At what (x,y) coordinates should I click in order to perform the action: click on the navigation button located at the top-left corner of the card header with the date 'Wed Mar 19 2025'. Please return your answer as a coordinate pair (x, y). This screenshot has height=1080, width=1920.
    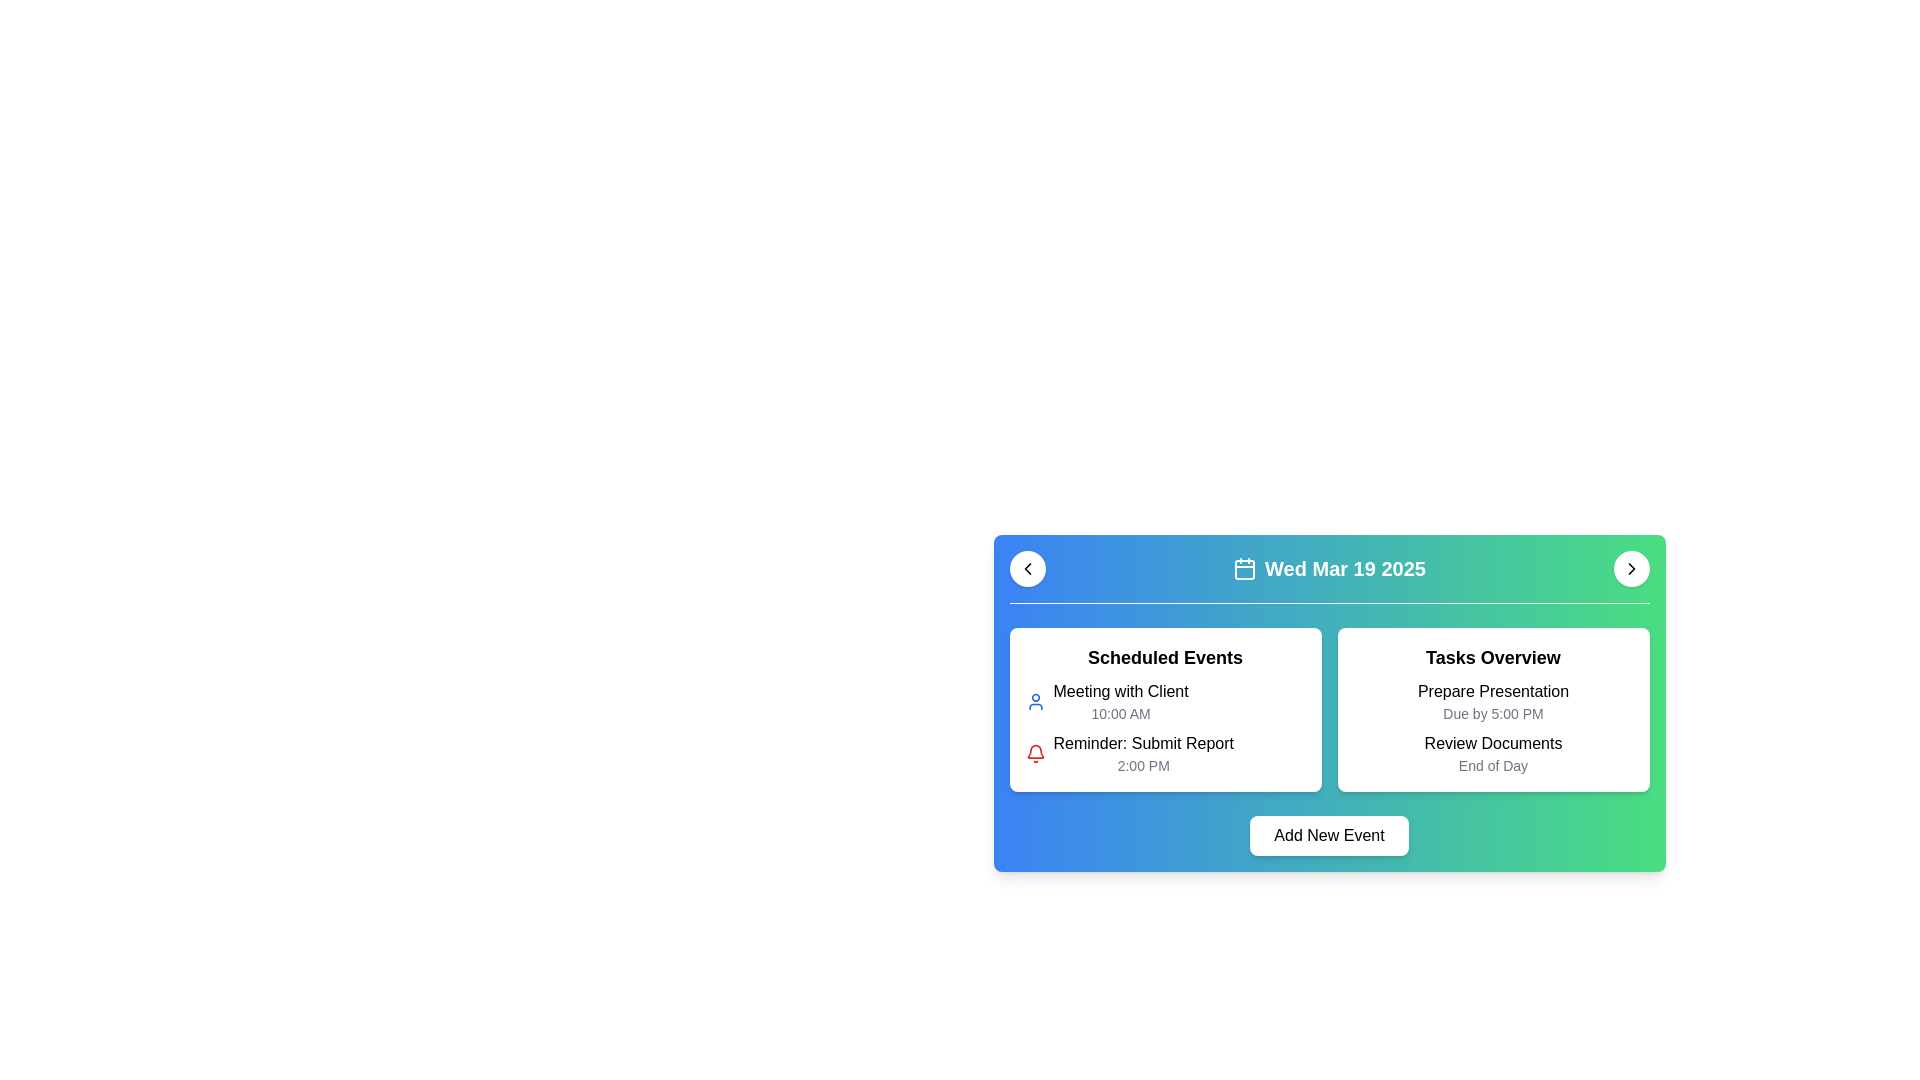
    Looking at the image, I should click on (1027, 569).